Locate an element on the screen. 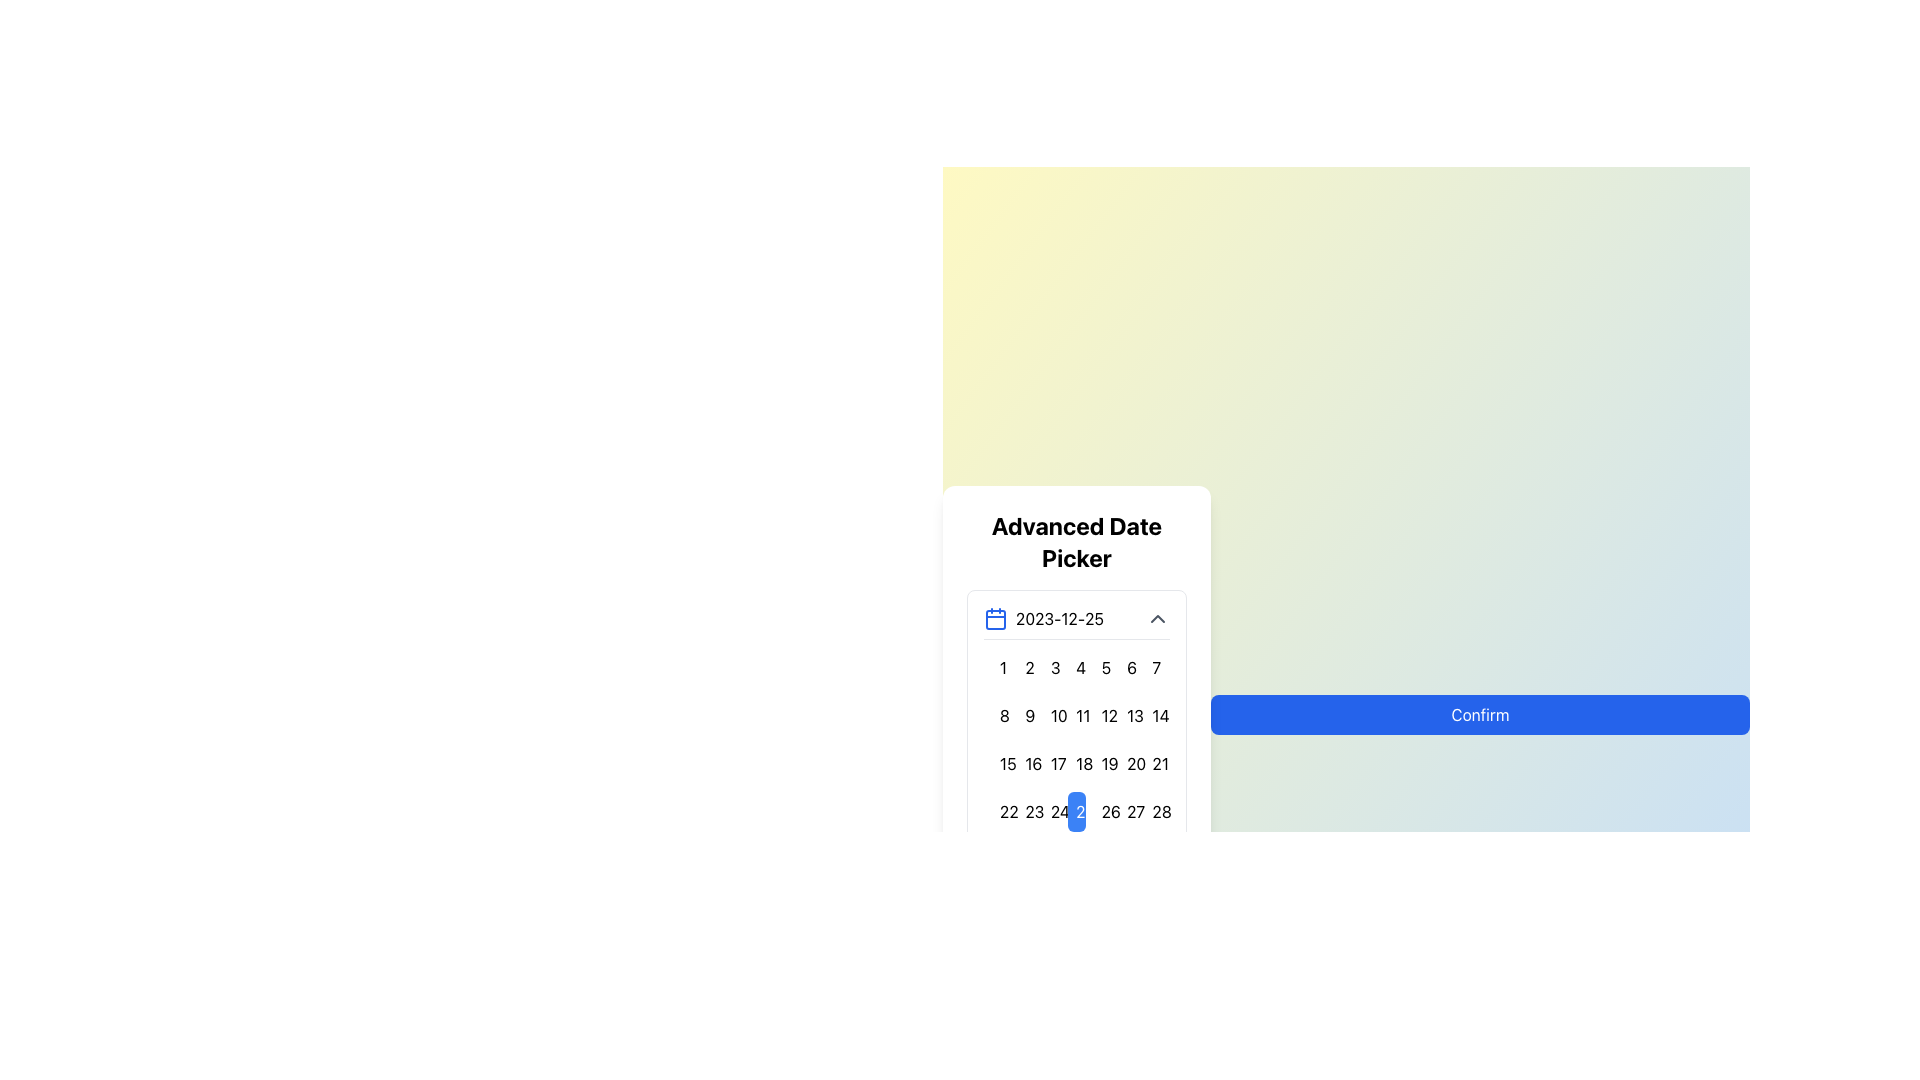 The height and width of the screenshot is (1080, 1920). the text display that shows the selected date, located adjacent to the calendar icon in the date picker module is located at coordinates (1059, 617).